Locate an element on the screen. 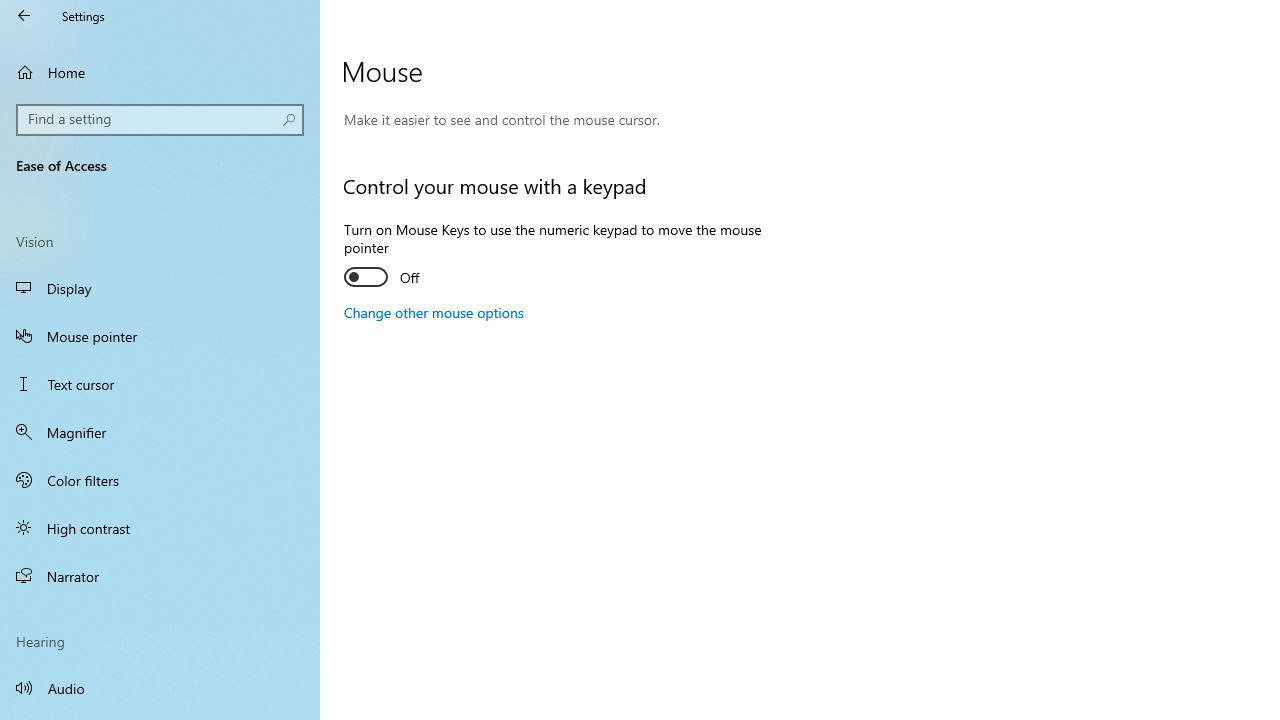 This screenshot has height=720, width=1280. 'Narrator' is located at coordinates (160, 576).